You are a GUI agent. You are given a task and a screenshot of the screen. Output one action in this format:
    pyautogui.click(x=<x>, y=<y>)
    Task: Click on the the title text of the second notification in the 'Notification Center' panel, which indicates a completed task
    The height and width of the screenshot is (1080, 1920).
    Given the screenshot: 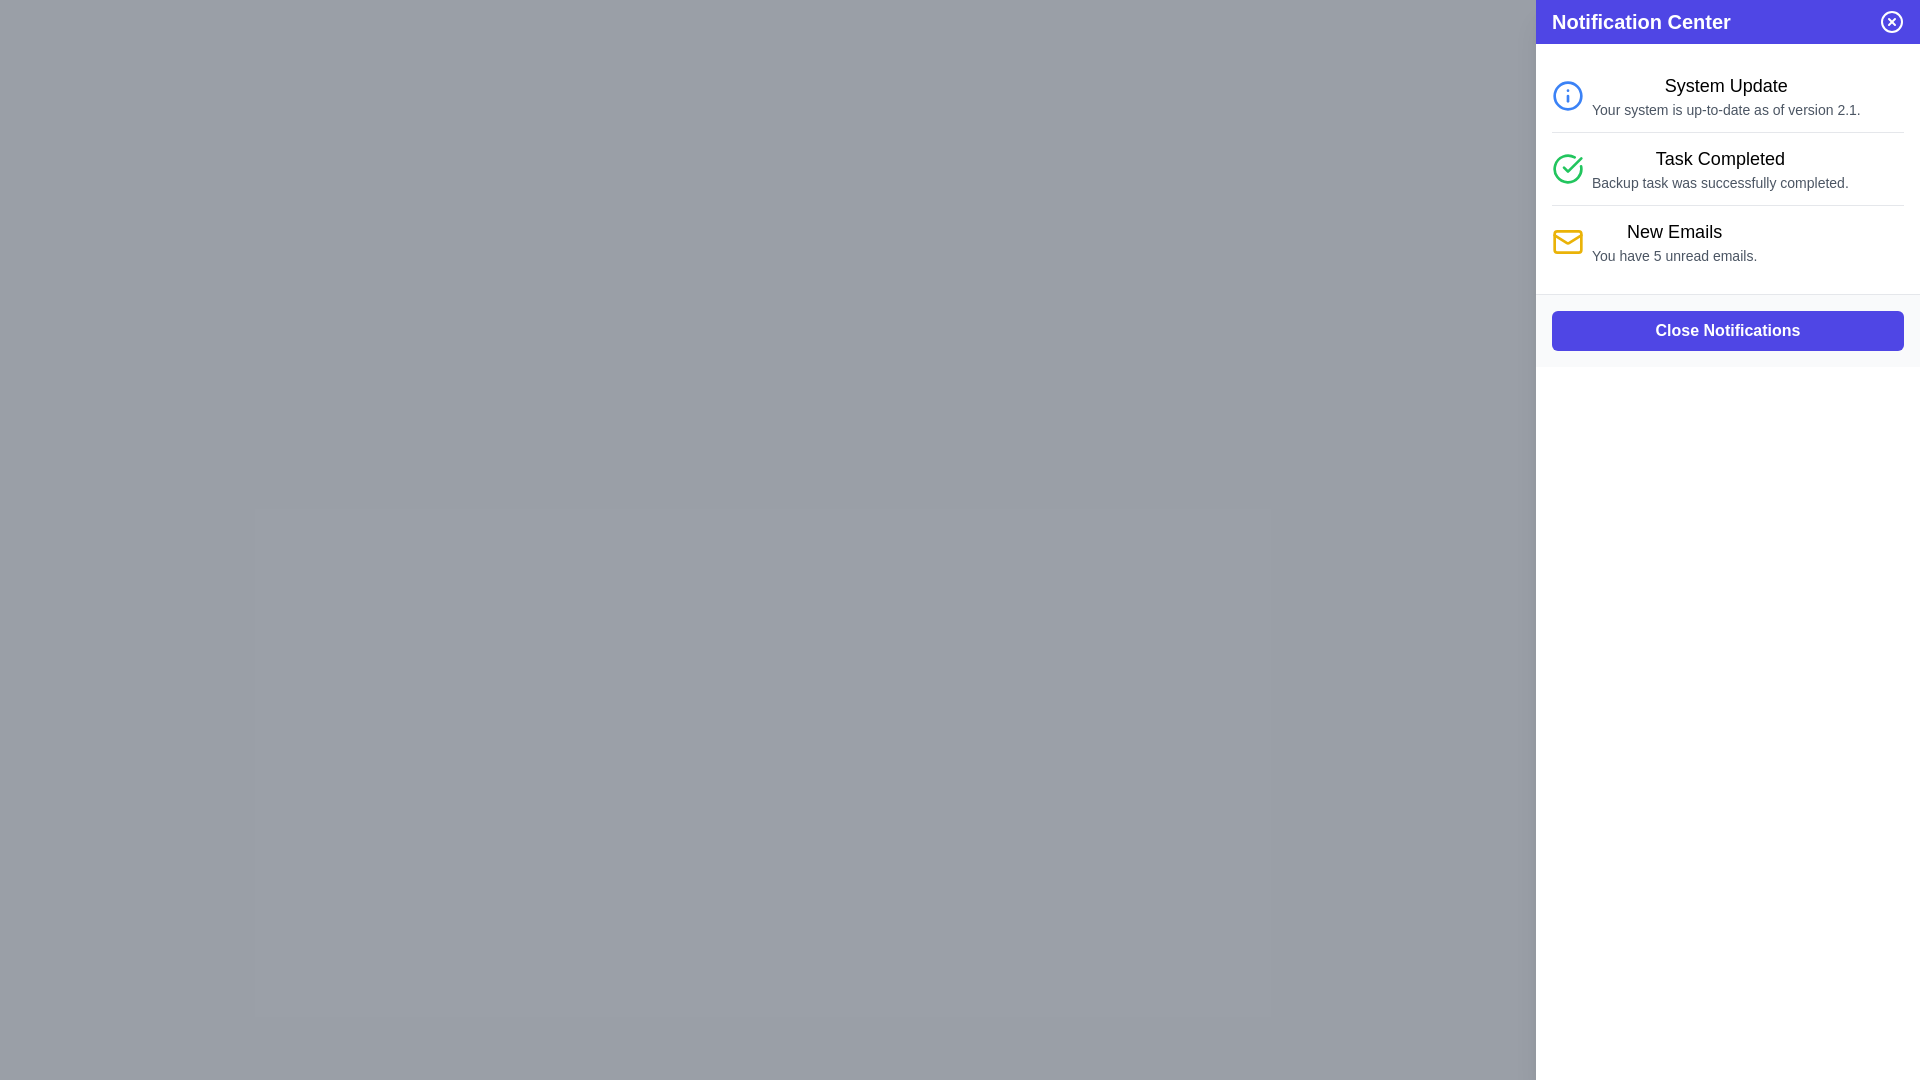 What is the action you would take?
    pyautogui.click(x=1719, y=157)
    